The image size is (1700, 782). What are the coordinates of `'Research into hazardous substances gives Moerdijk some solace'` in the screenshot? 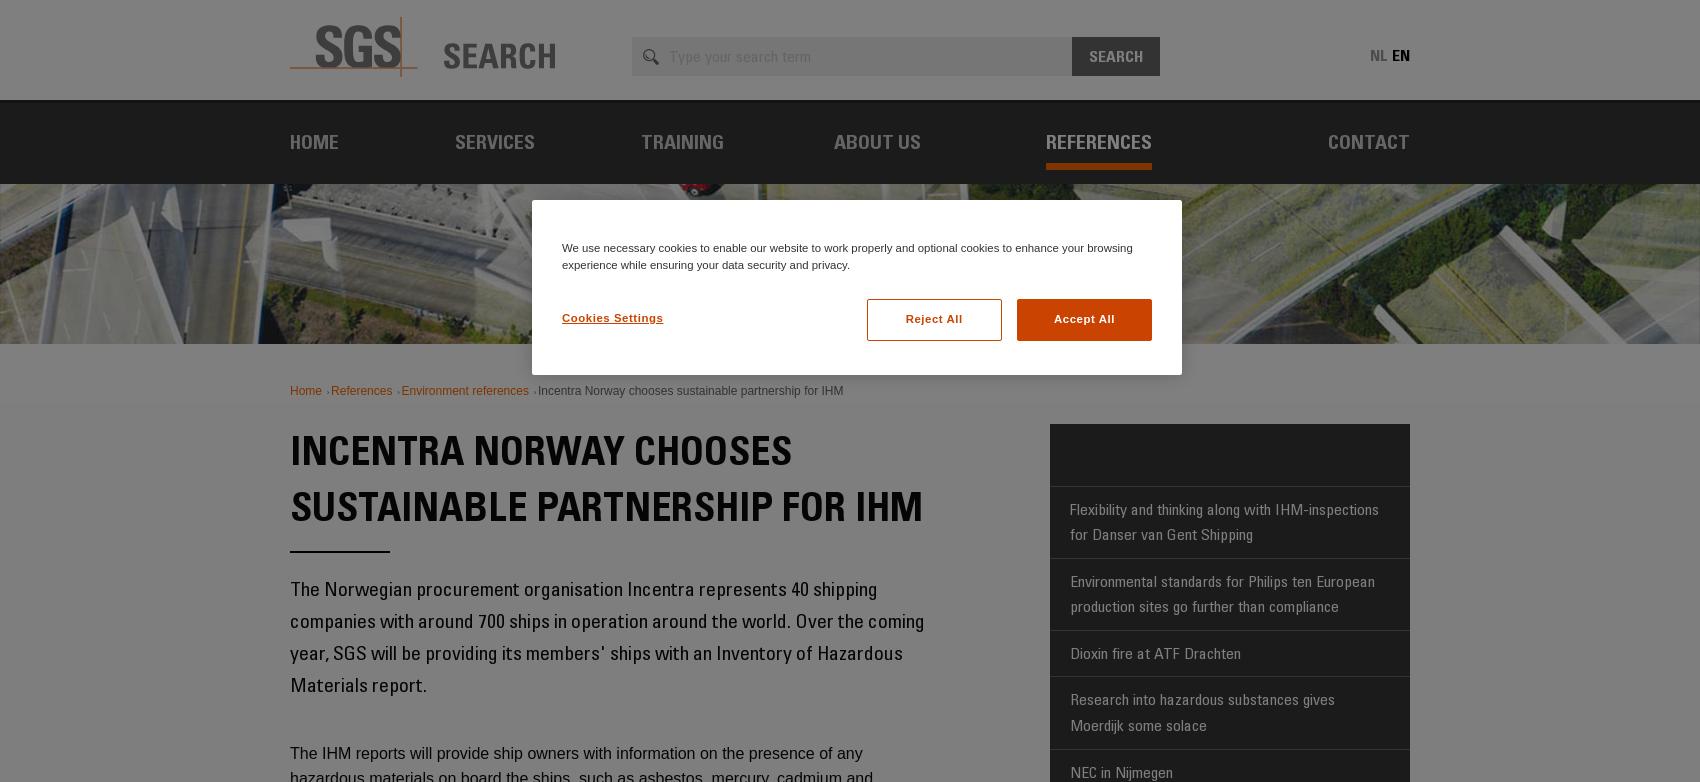 It's located at (1201, 711).